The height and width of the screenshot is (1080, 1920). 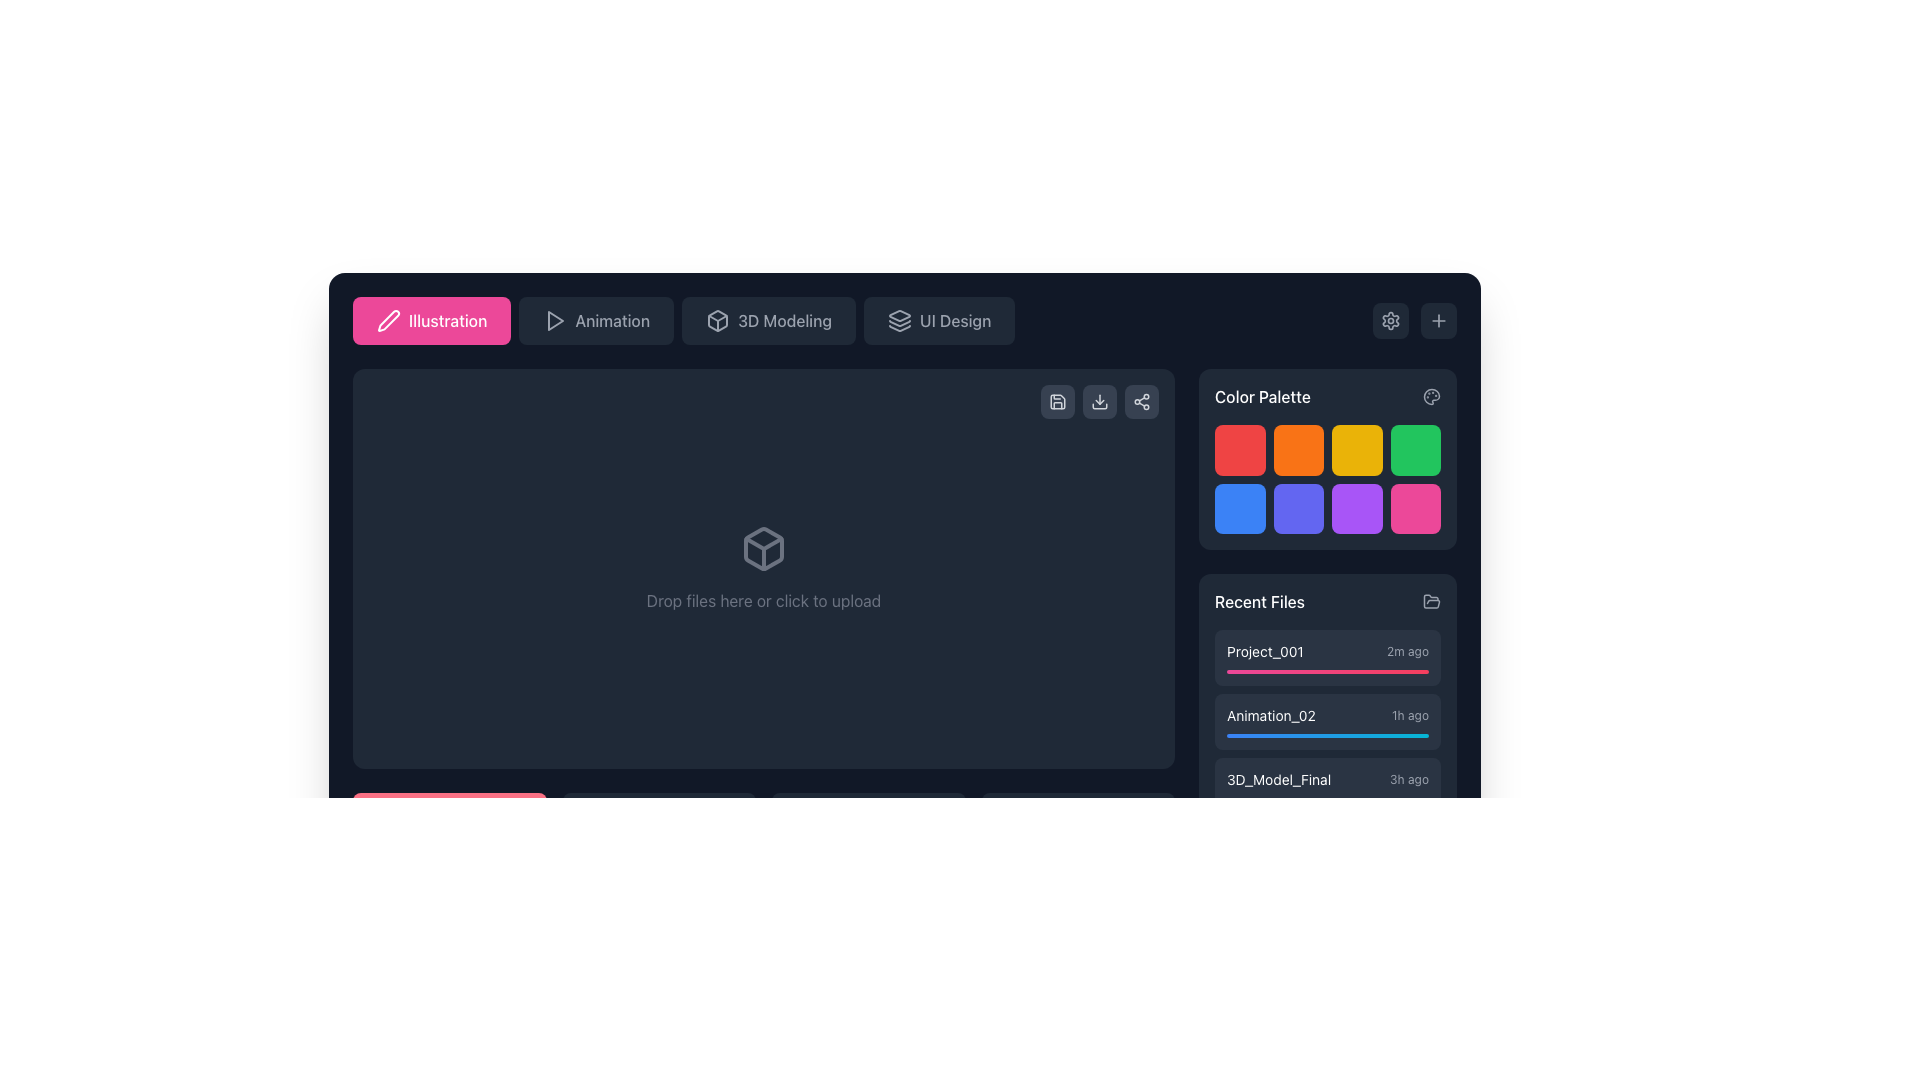 What do you see at coordinates (1298, 450) in the screenshot?
I see `the bright orange button with rounded corners in the 'Color Palette' section` at bounding box center [1298, 450].